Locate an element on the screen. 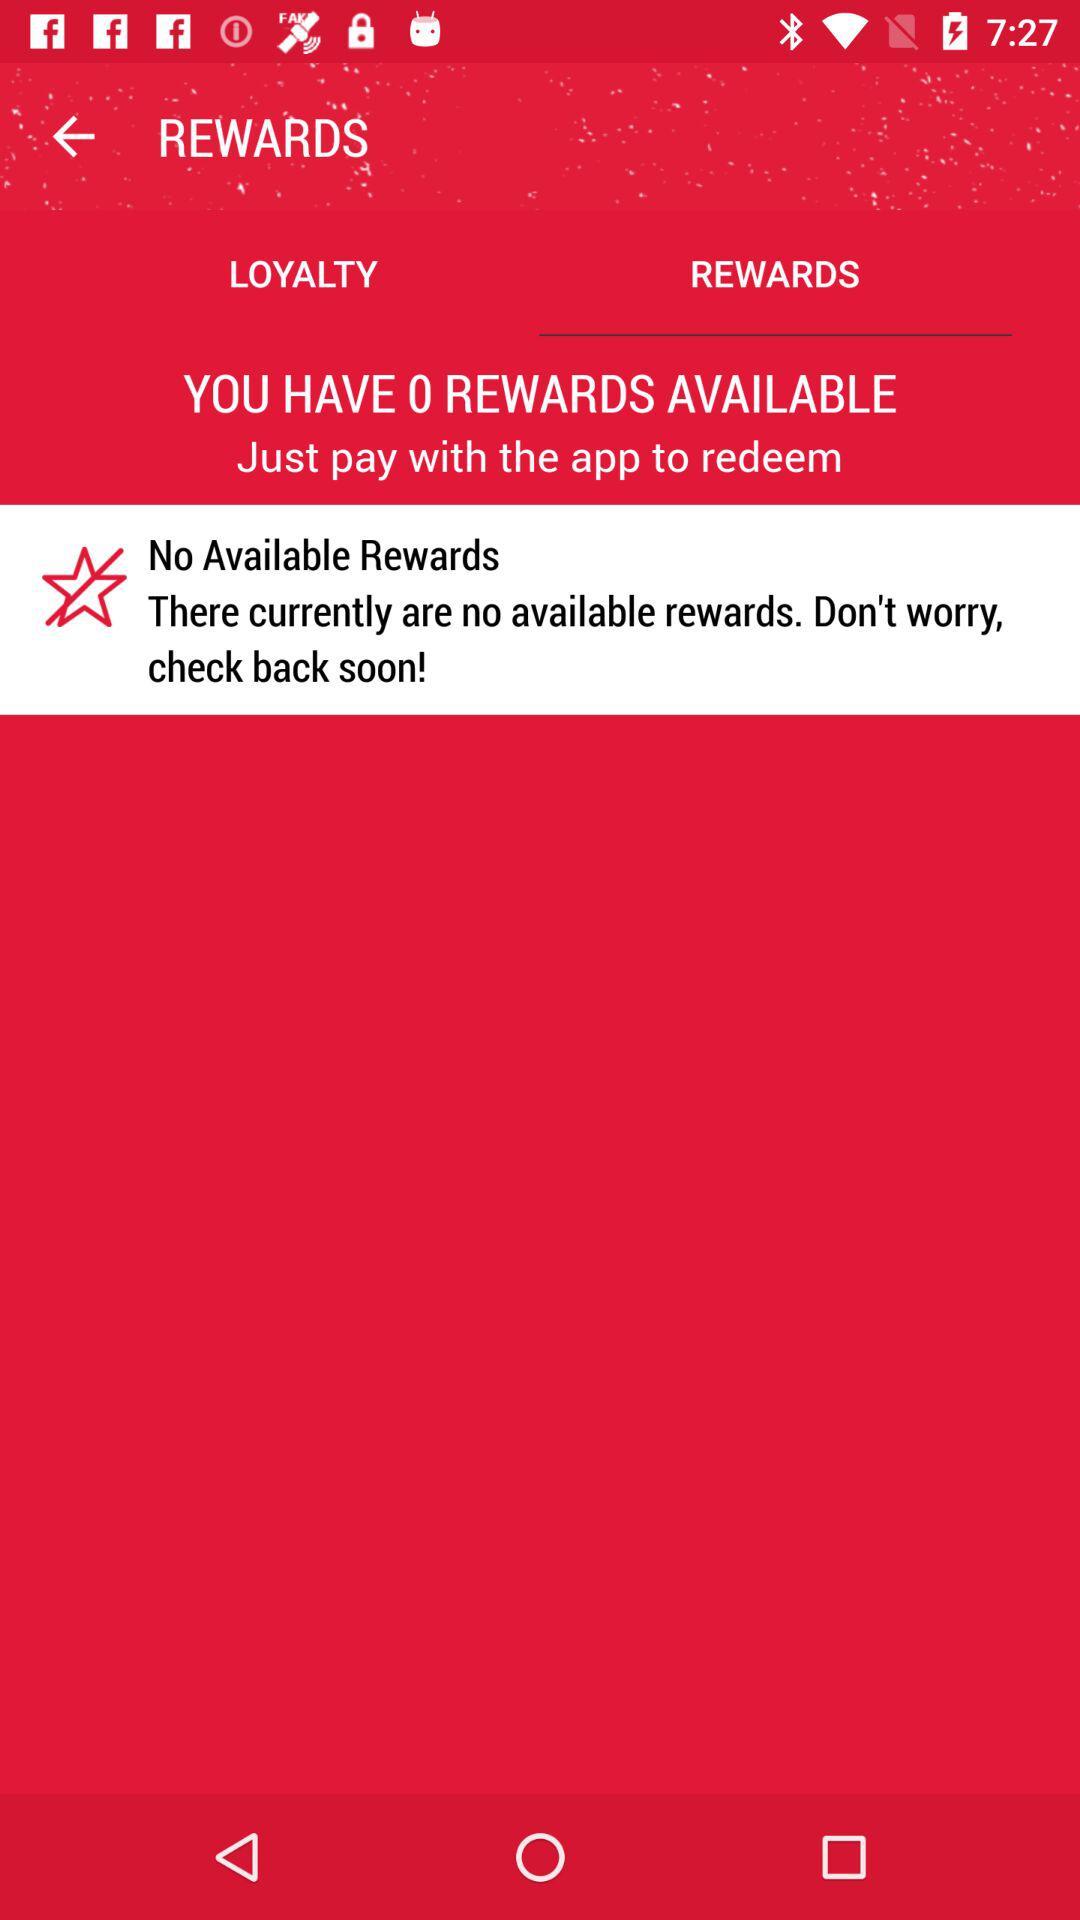  the item to the left of the rewards is located at coordinates (72, 135).